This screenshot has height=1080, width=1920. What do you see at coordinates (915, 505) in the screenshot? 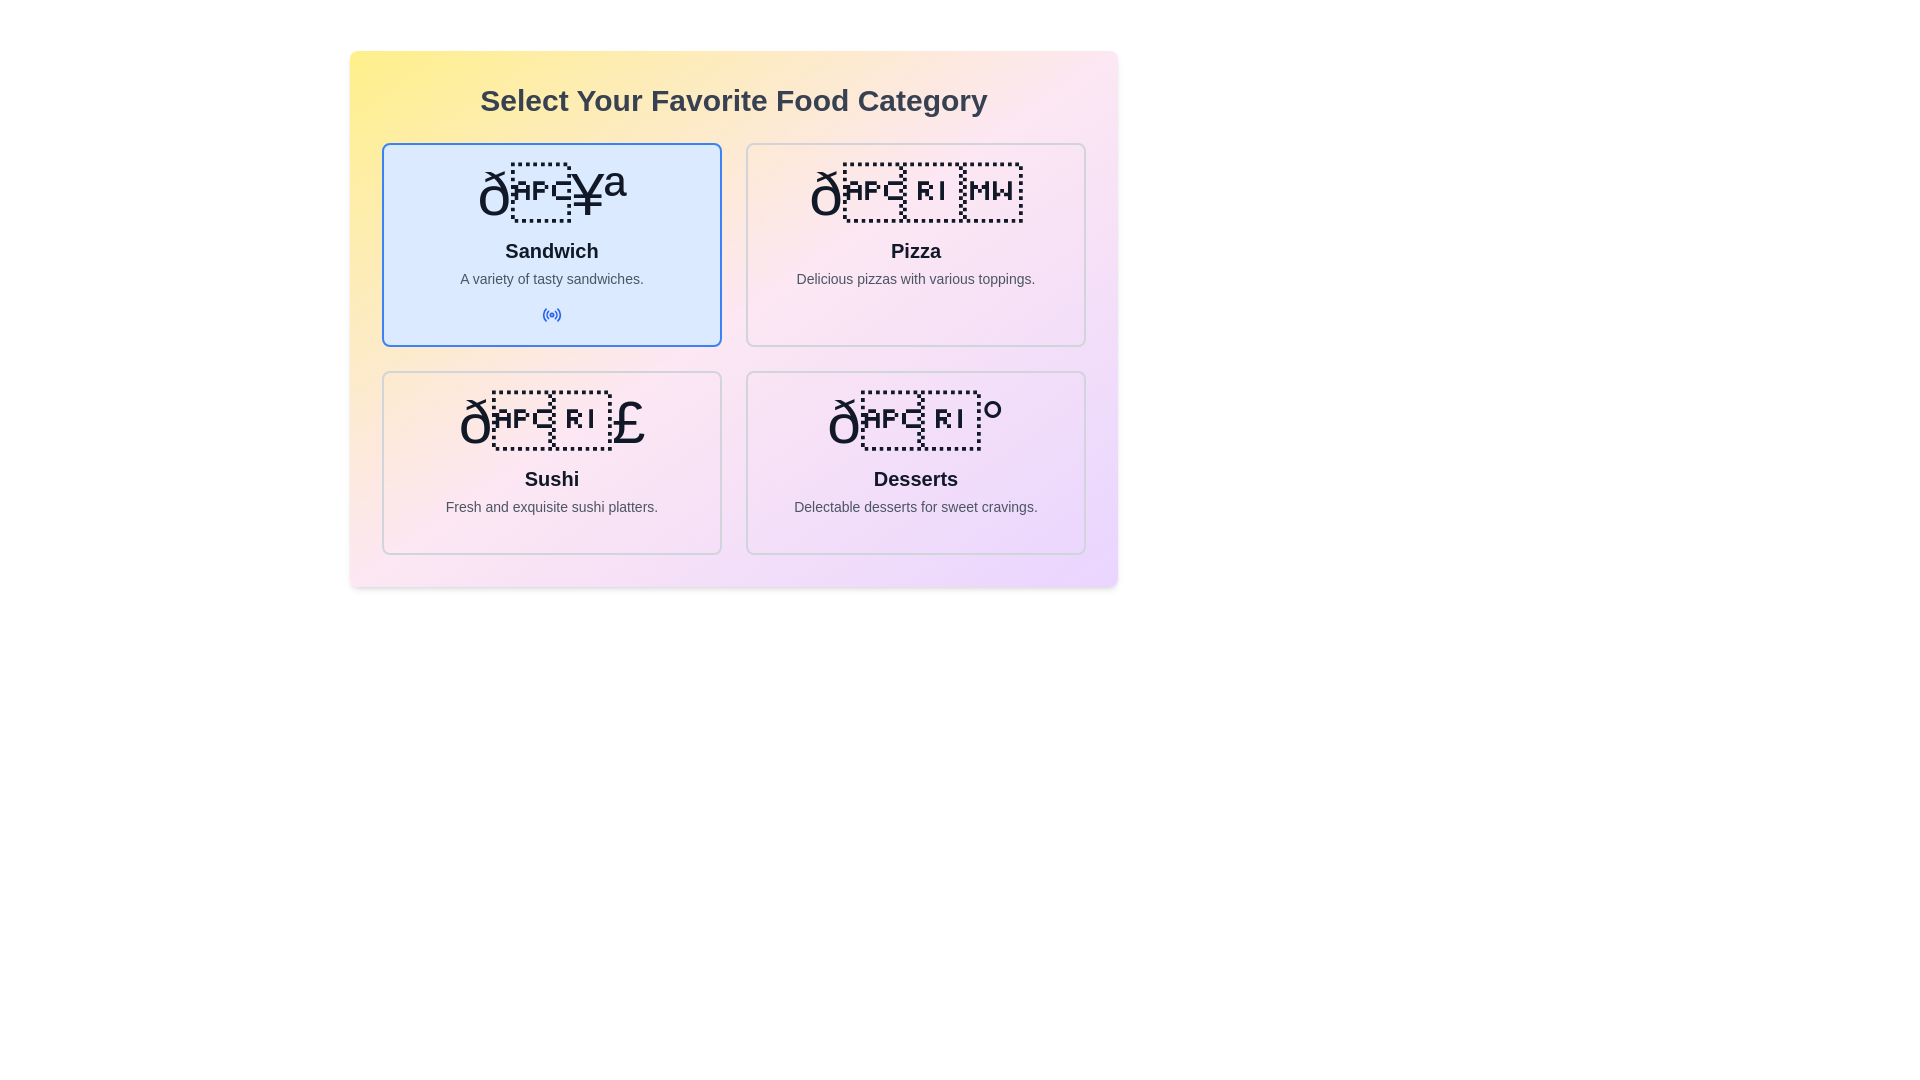
I see `the textual description 'Delectable desserts for sweet cravings.' located below the 'Desserts' heading in the lower-right card of the food categories grid` at bounding box center [915, 505].